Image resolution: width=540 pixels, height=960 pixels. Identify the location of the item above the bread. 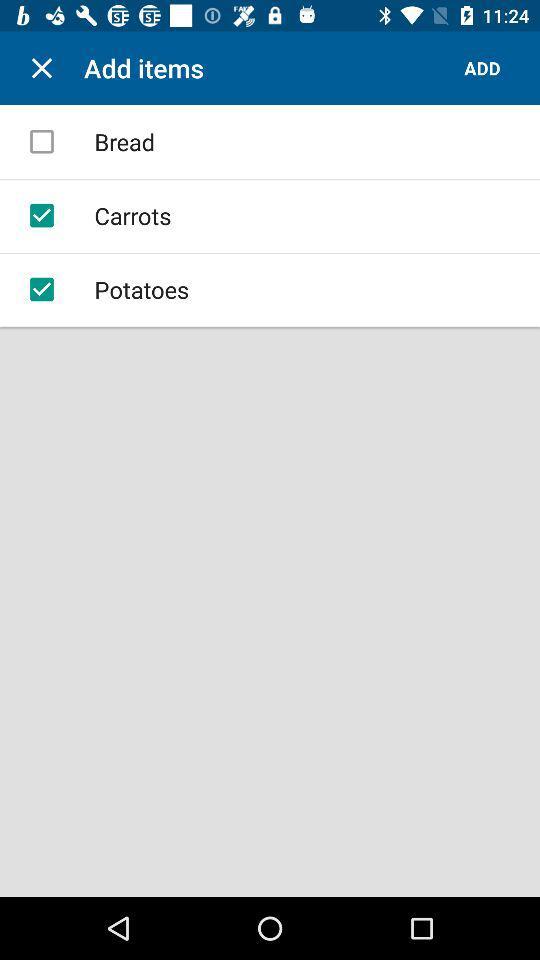
(42, 68).